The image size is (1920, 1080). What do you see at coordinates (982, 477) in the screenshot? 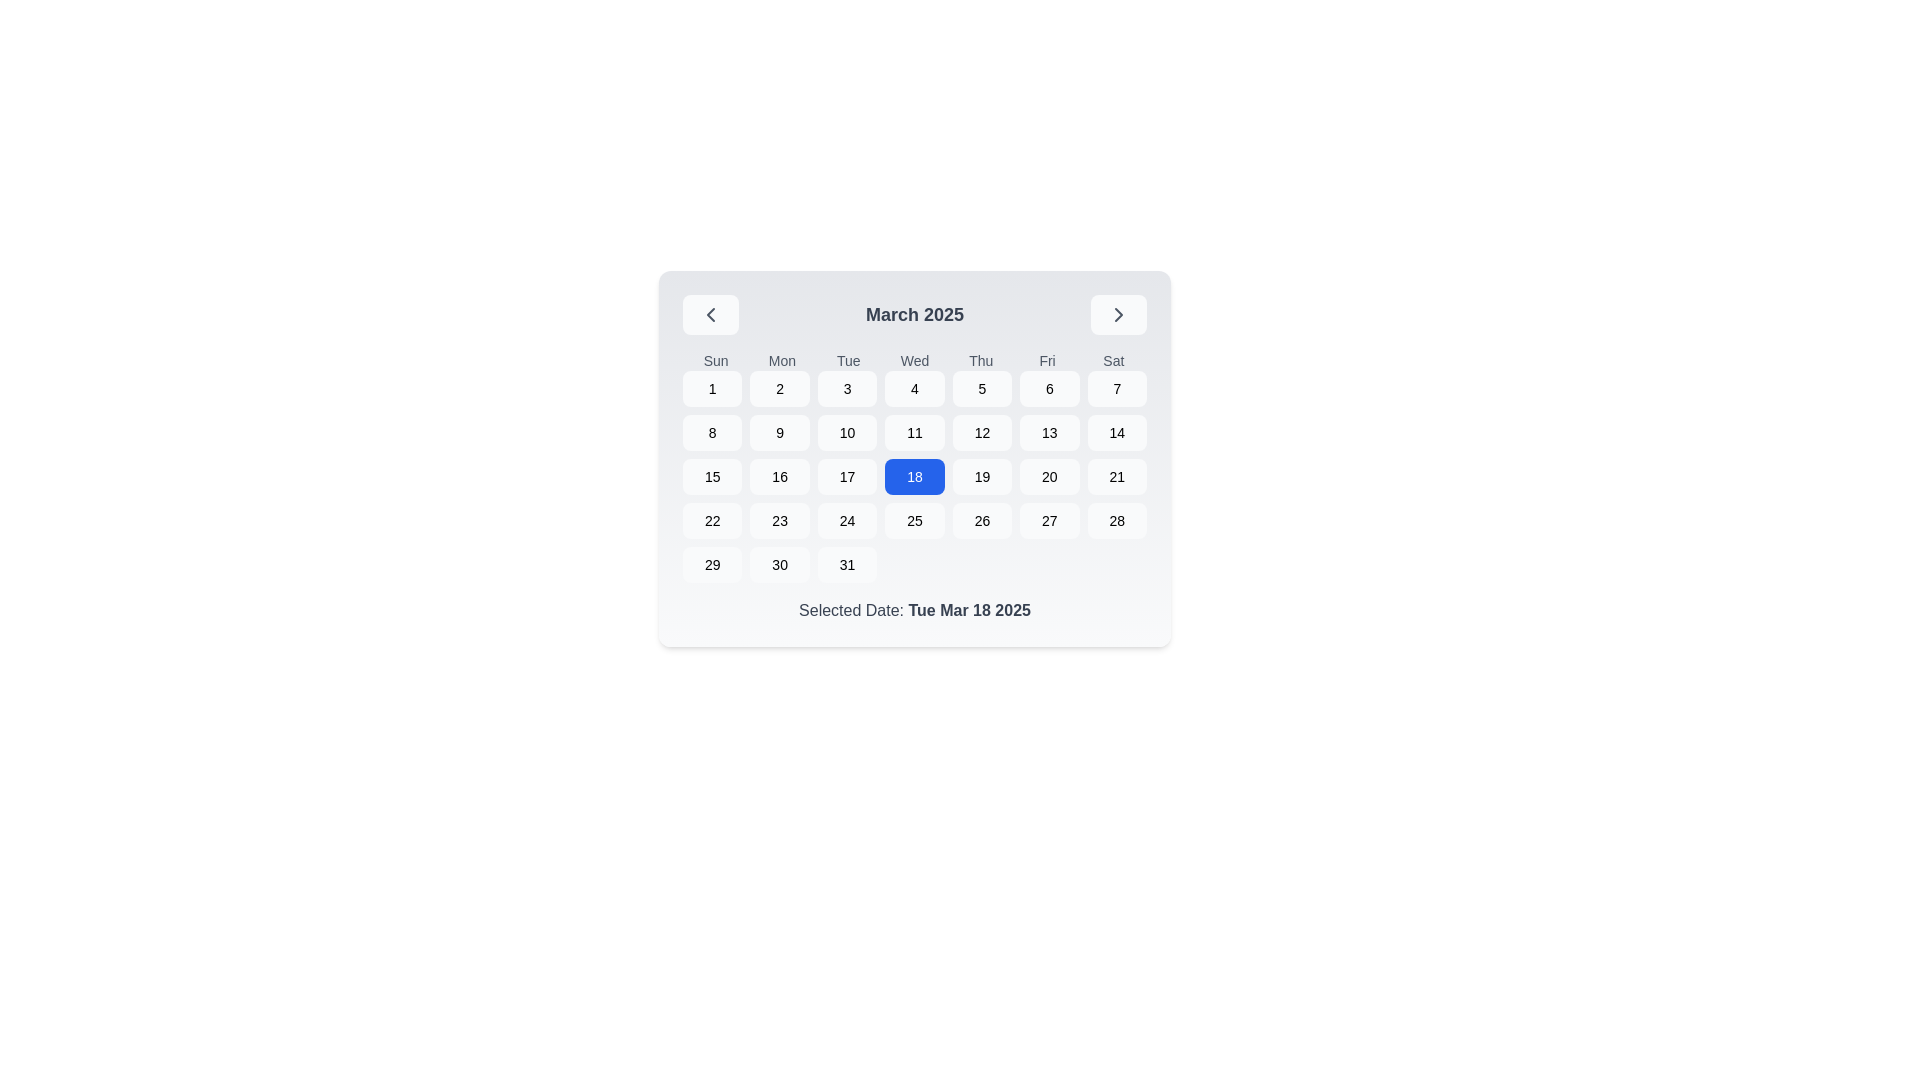
I see `the date button with the number '19' displayed in the center, which has a gray background and rounded edges` at bounding box center [982, 477].